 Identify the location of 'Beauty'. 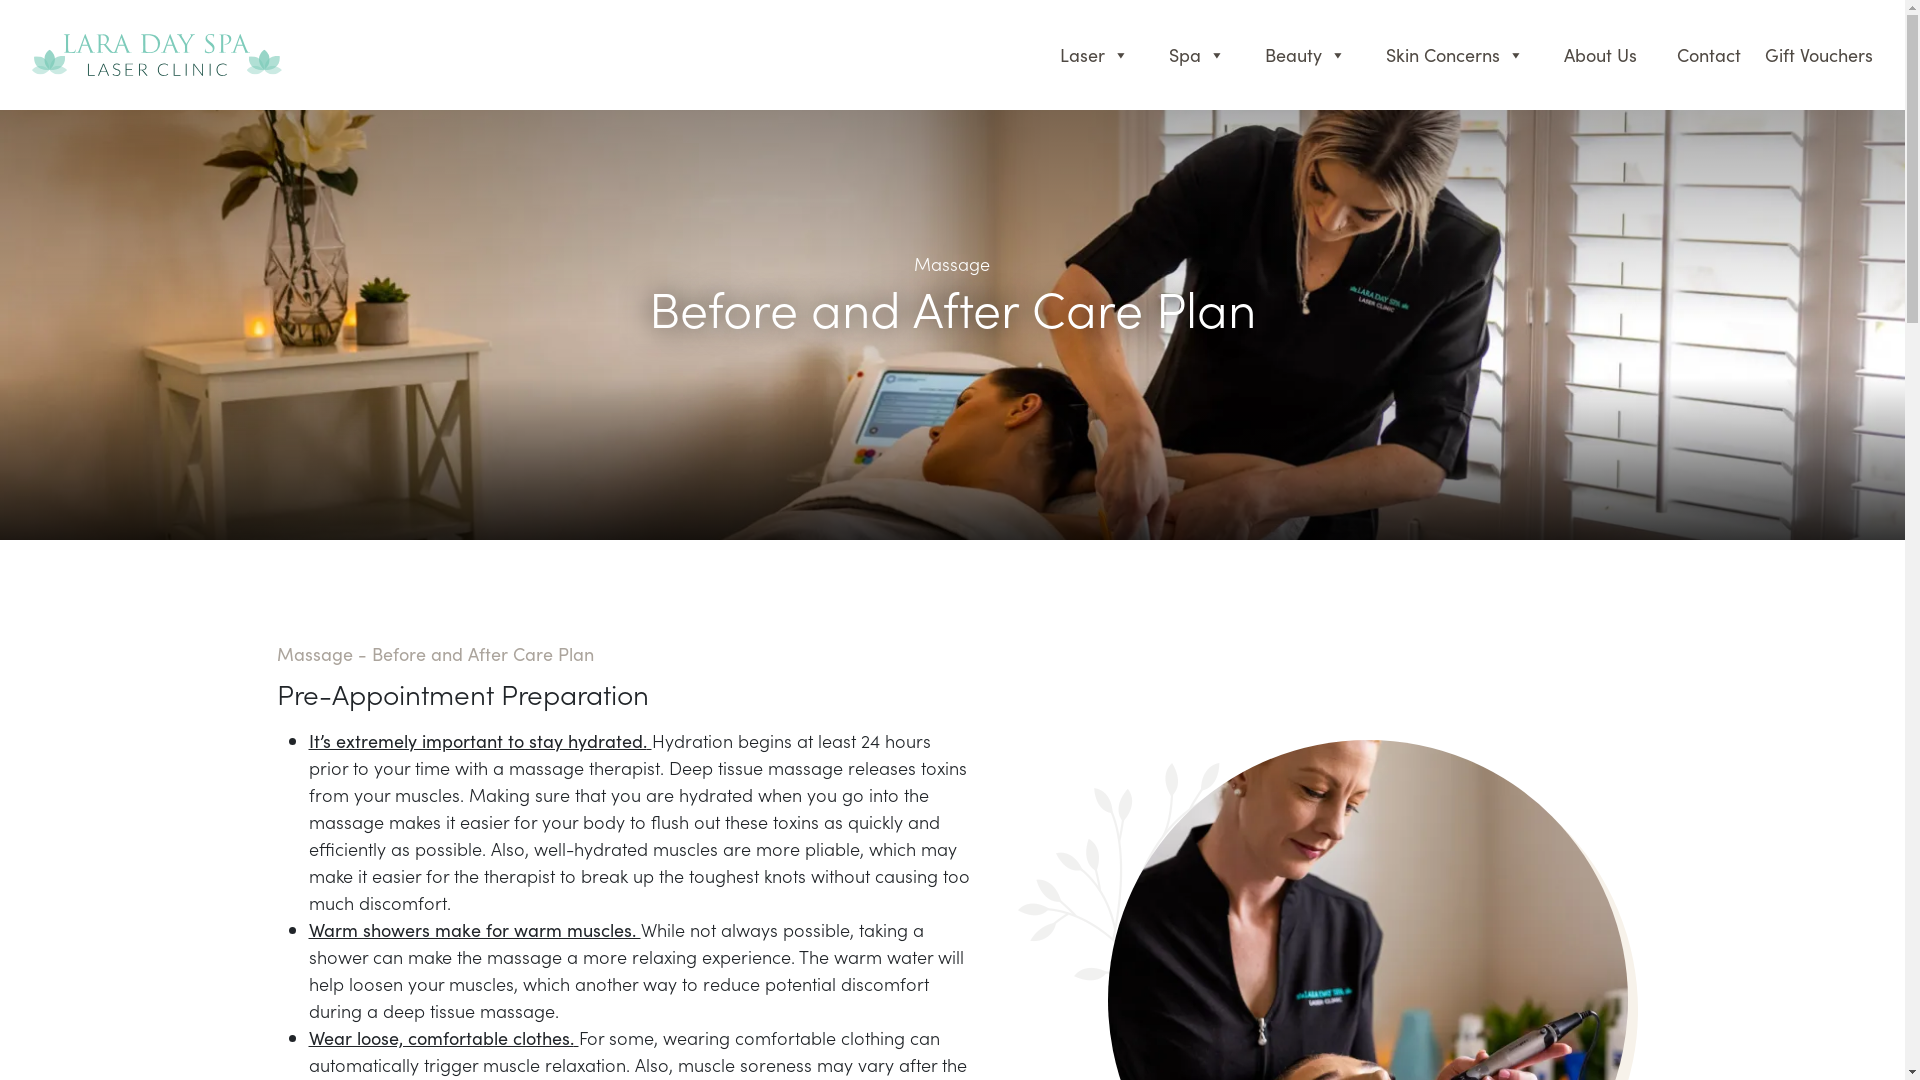
(1243, 53).